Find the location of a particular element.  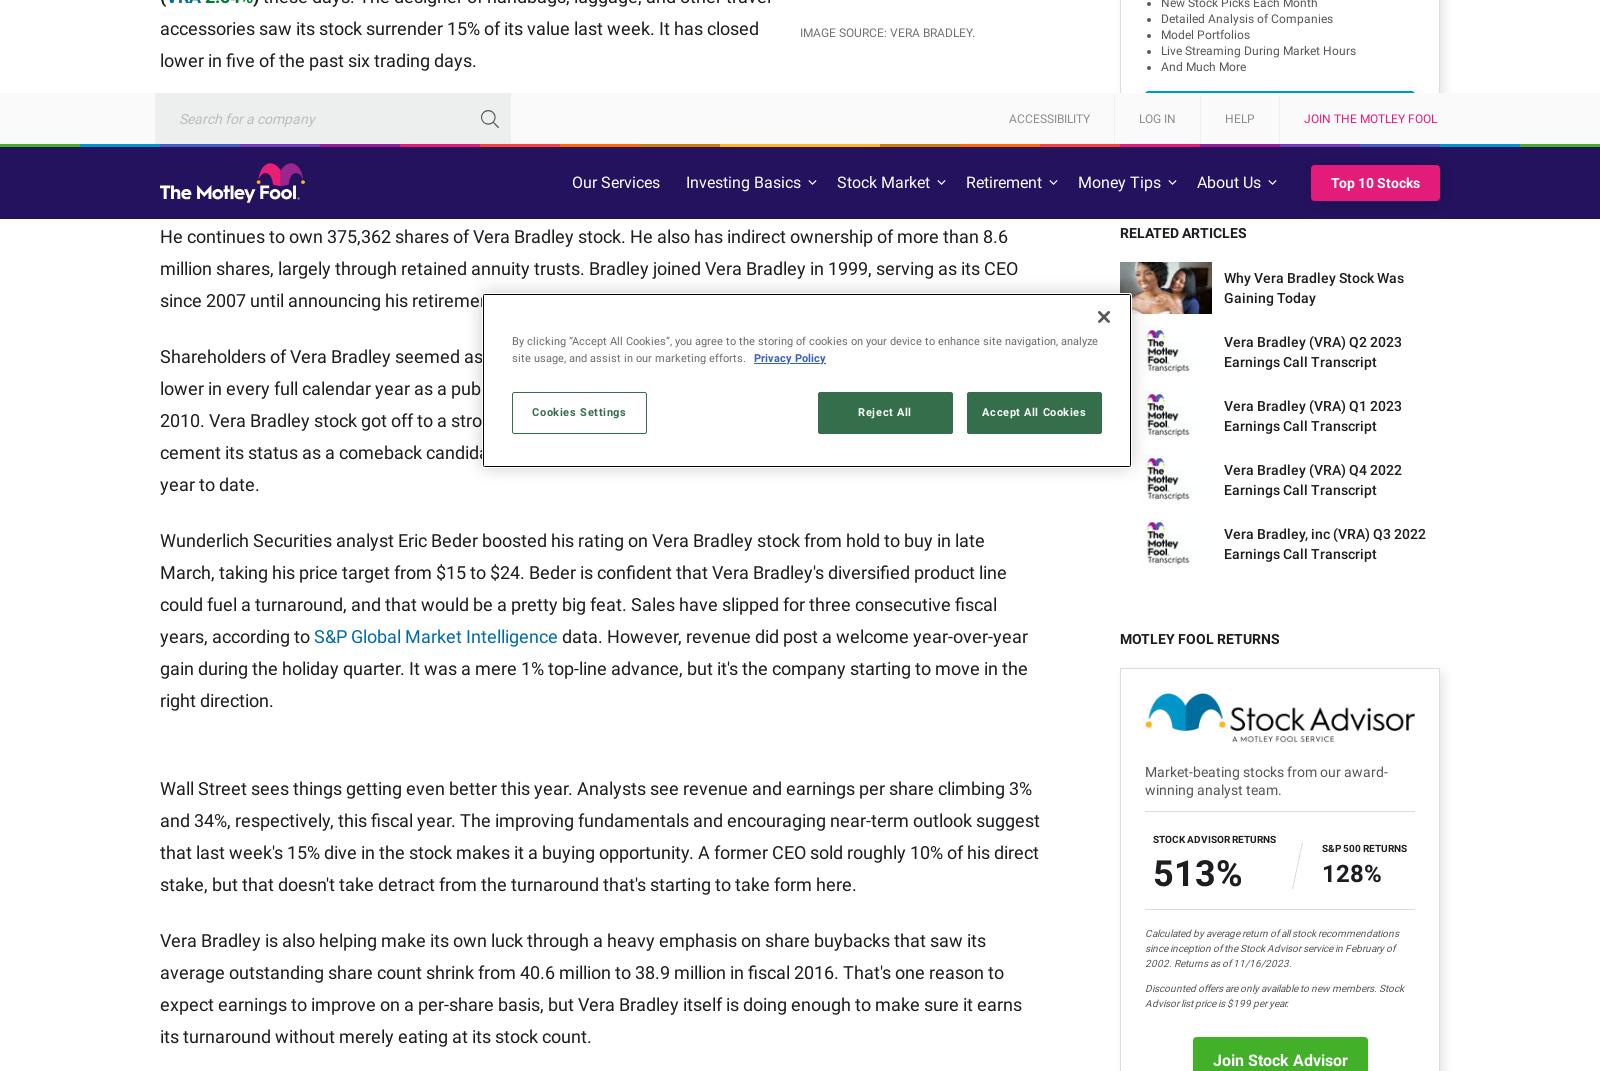

'Motley Fool Wealth Management' is located at coordinates (1319, 732).